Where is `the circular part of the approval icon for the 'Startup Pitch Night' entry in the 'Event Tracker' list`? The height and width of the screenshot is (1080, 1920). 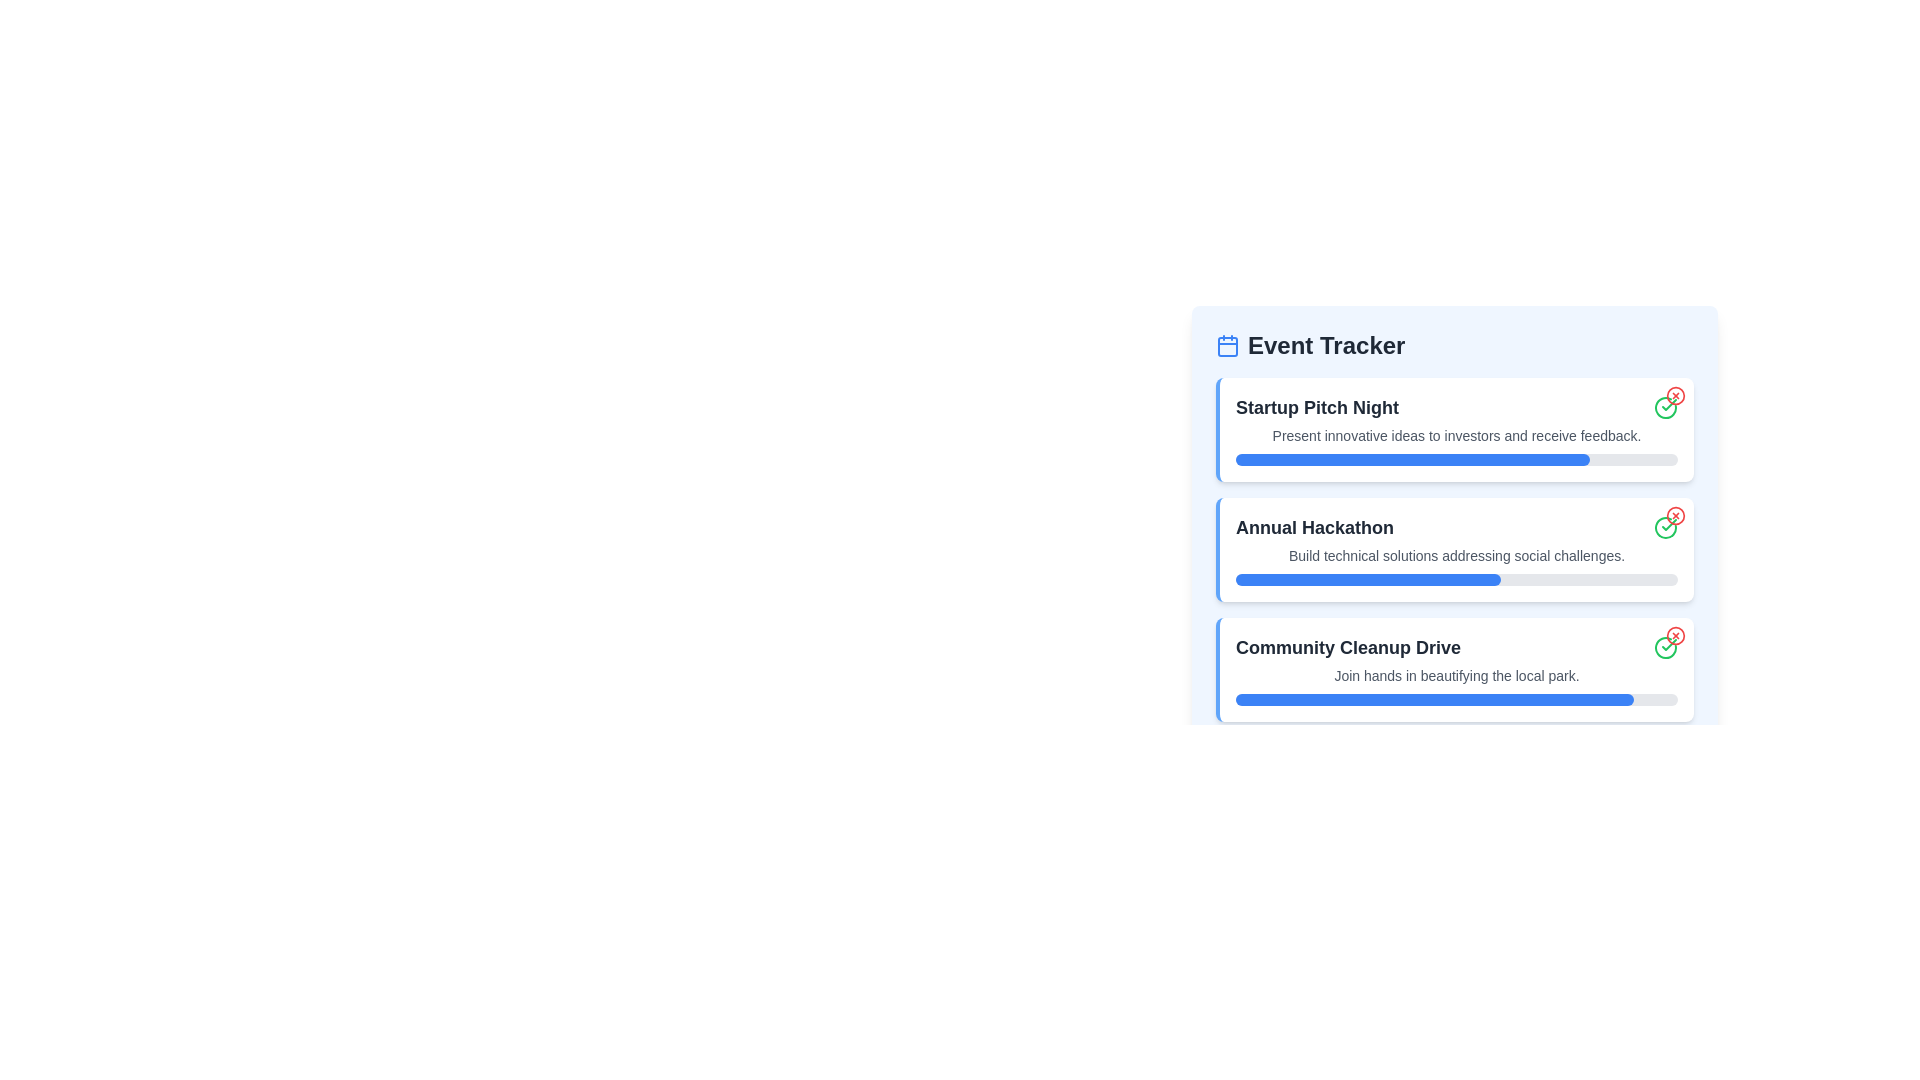
the circular part of the approval icon for the 'Startup Pitch Night' entry in the 'Event Tracker' list is located at coordinates (1665, 648).